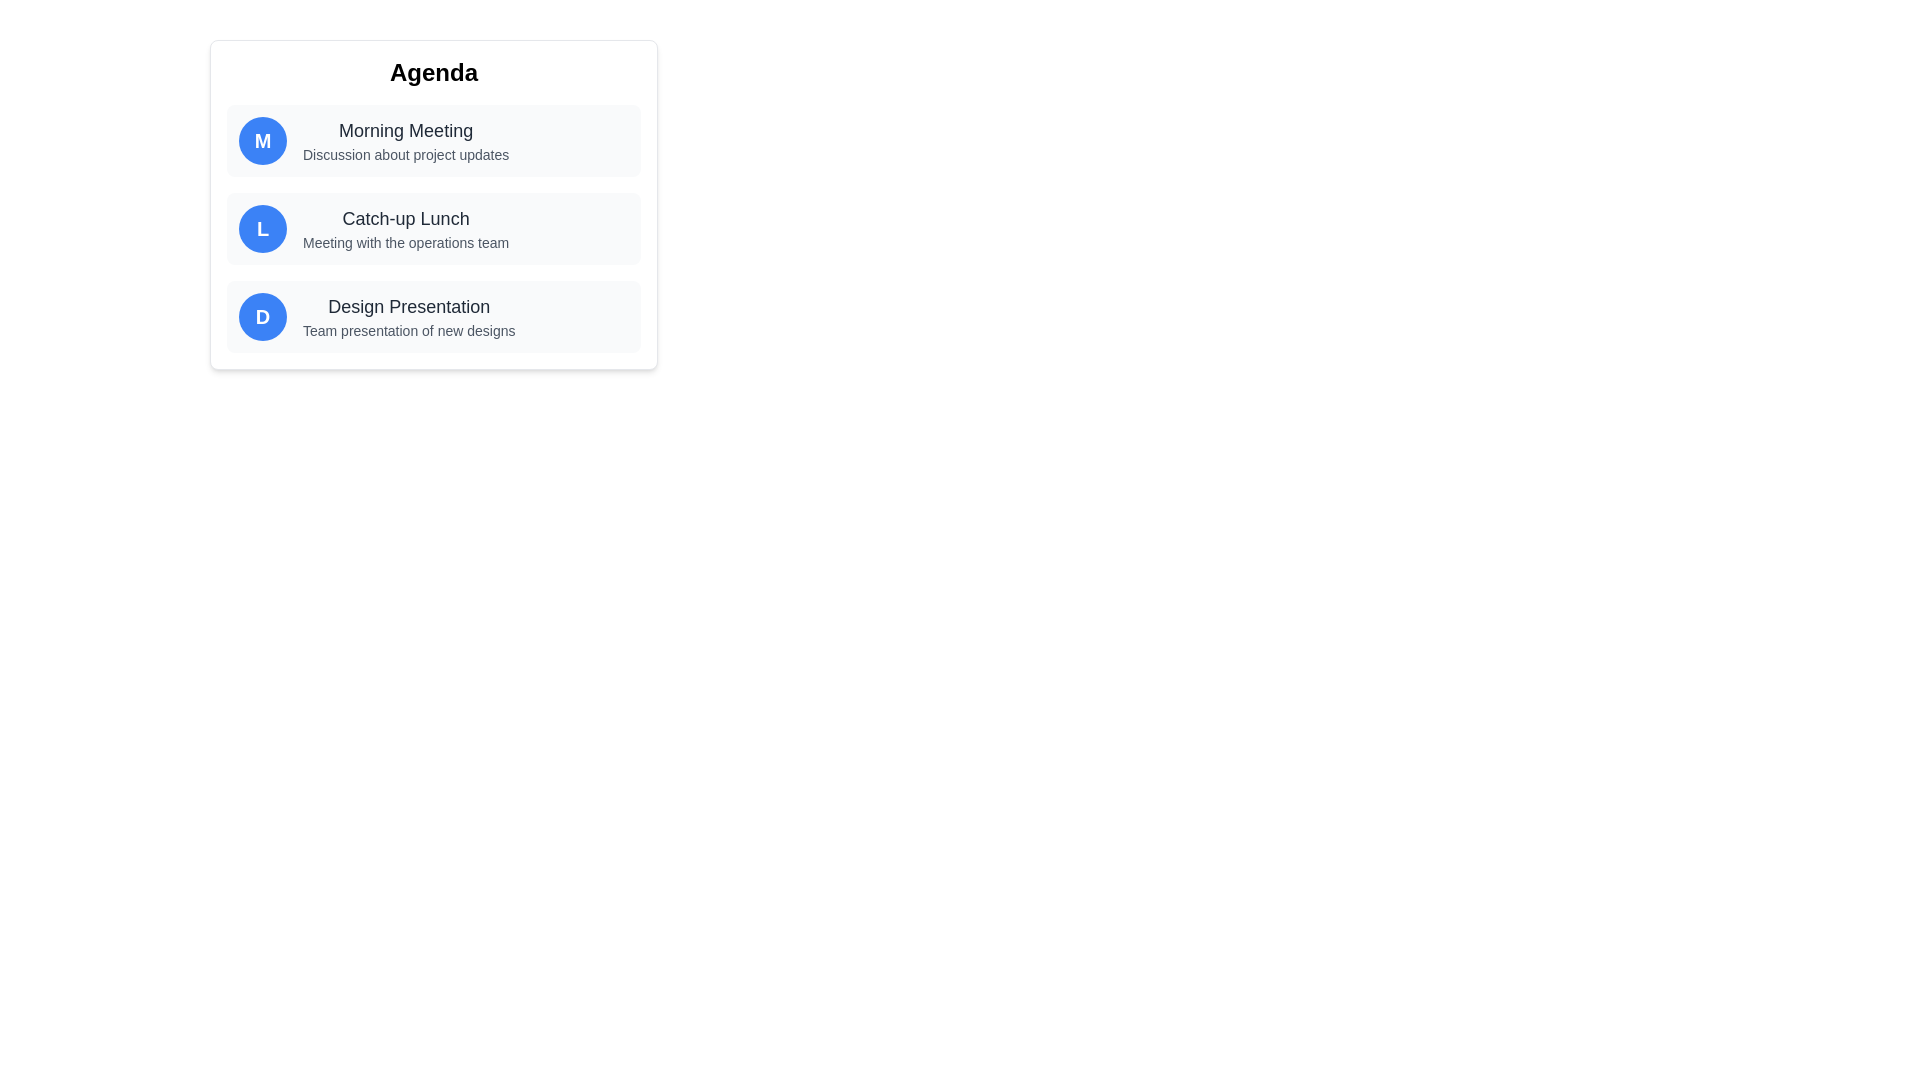  Describe the element at coordinates (405, 242) in the screenshot. I see `the text label displaying 'Meeting with the operations team', which is styled in a smaller font size and subdued gray color, positioned beneath the title 'Catch-up Lunch'` at that location.